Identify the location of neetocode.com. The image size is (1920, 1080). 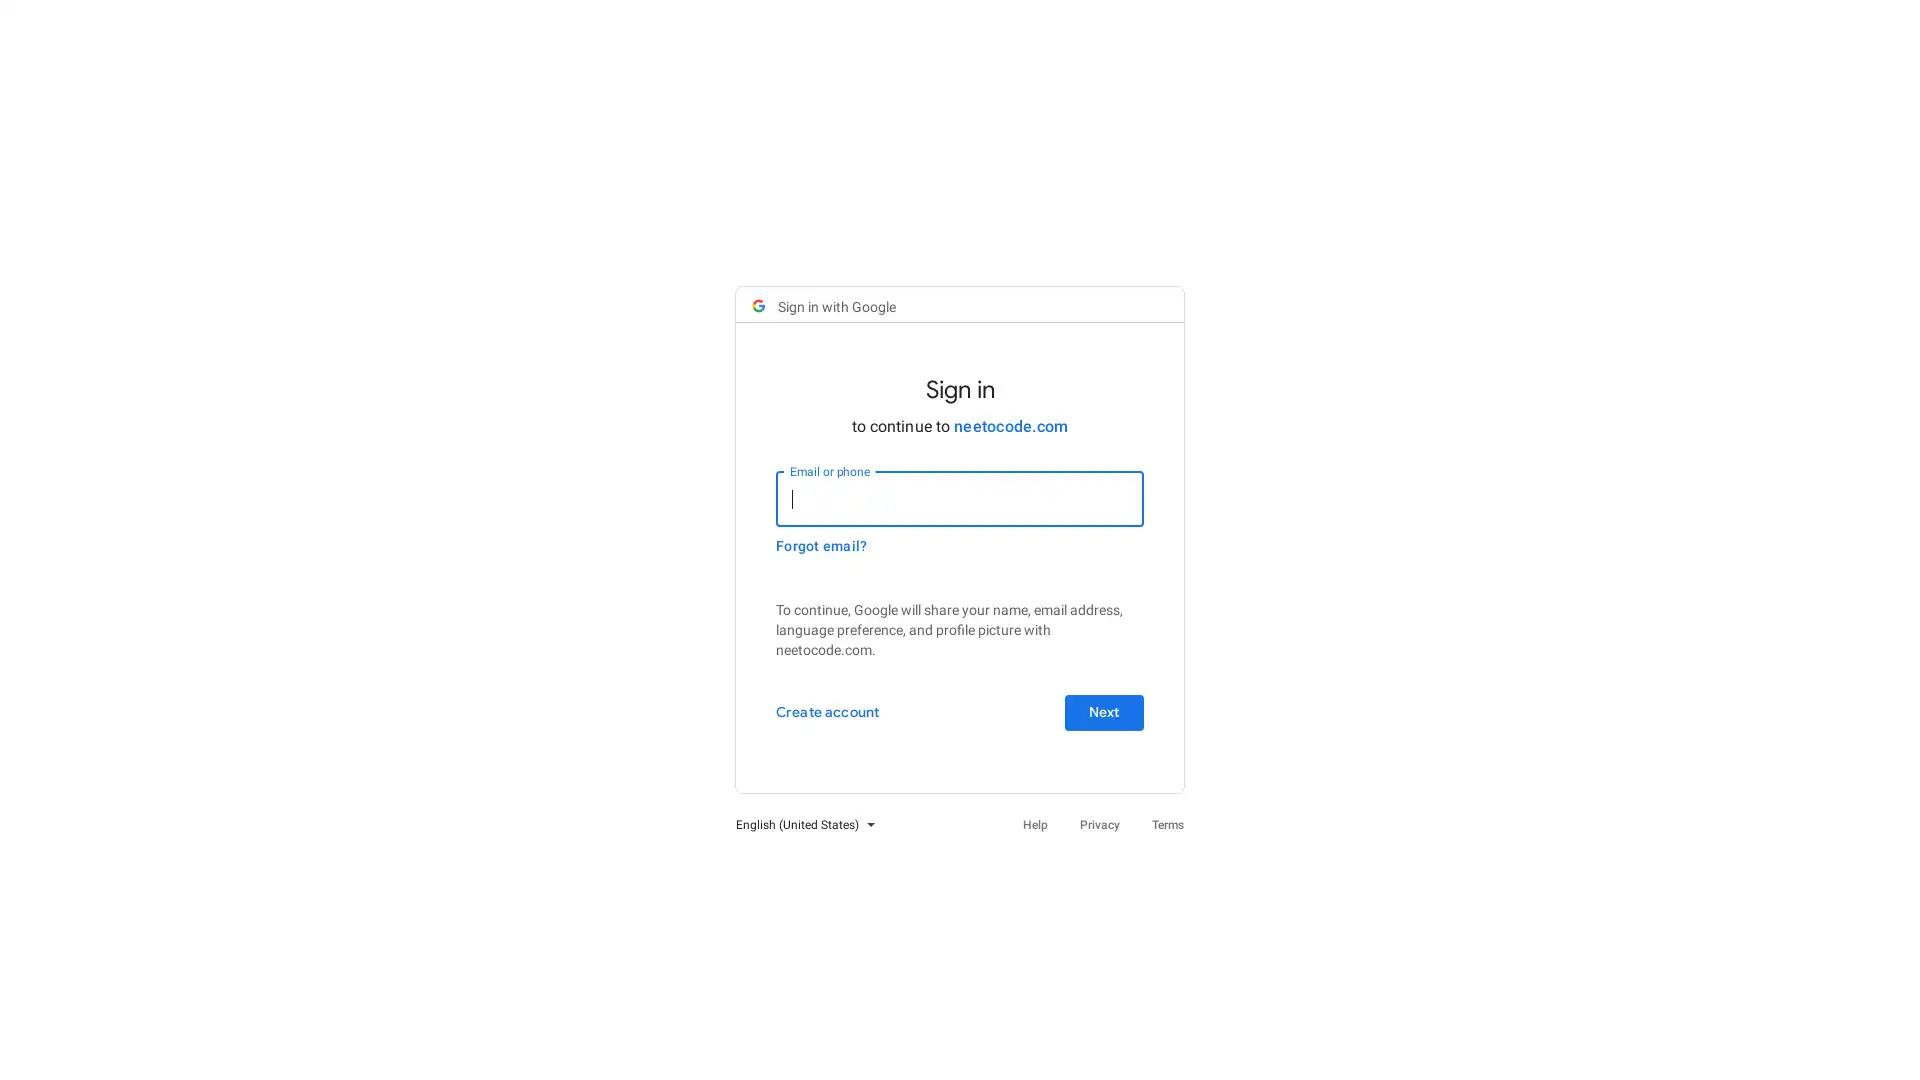
(1011, 425).